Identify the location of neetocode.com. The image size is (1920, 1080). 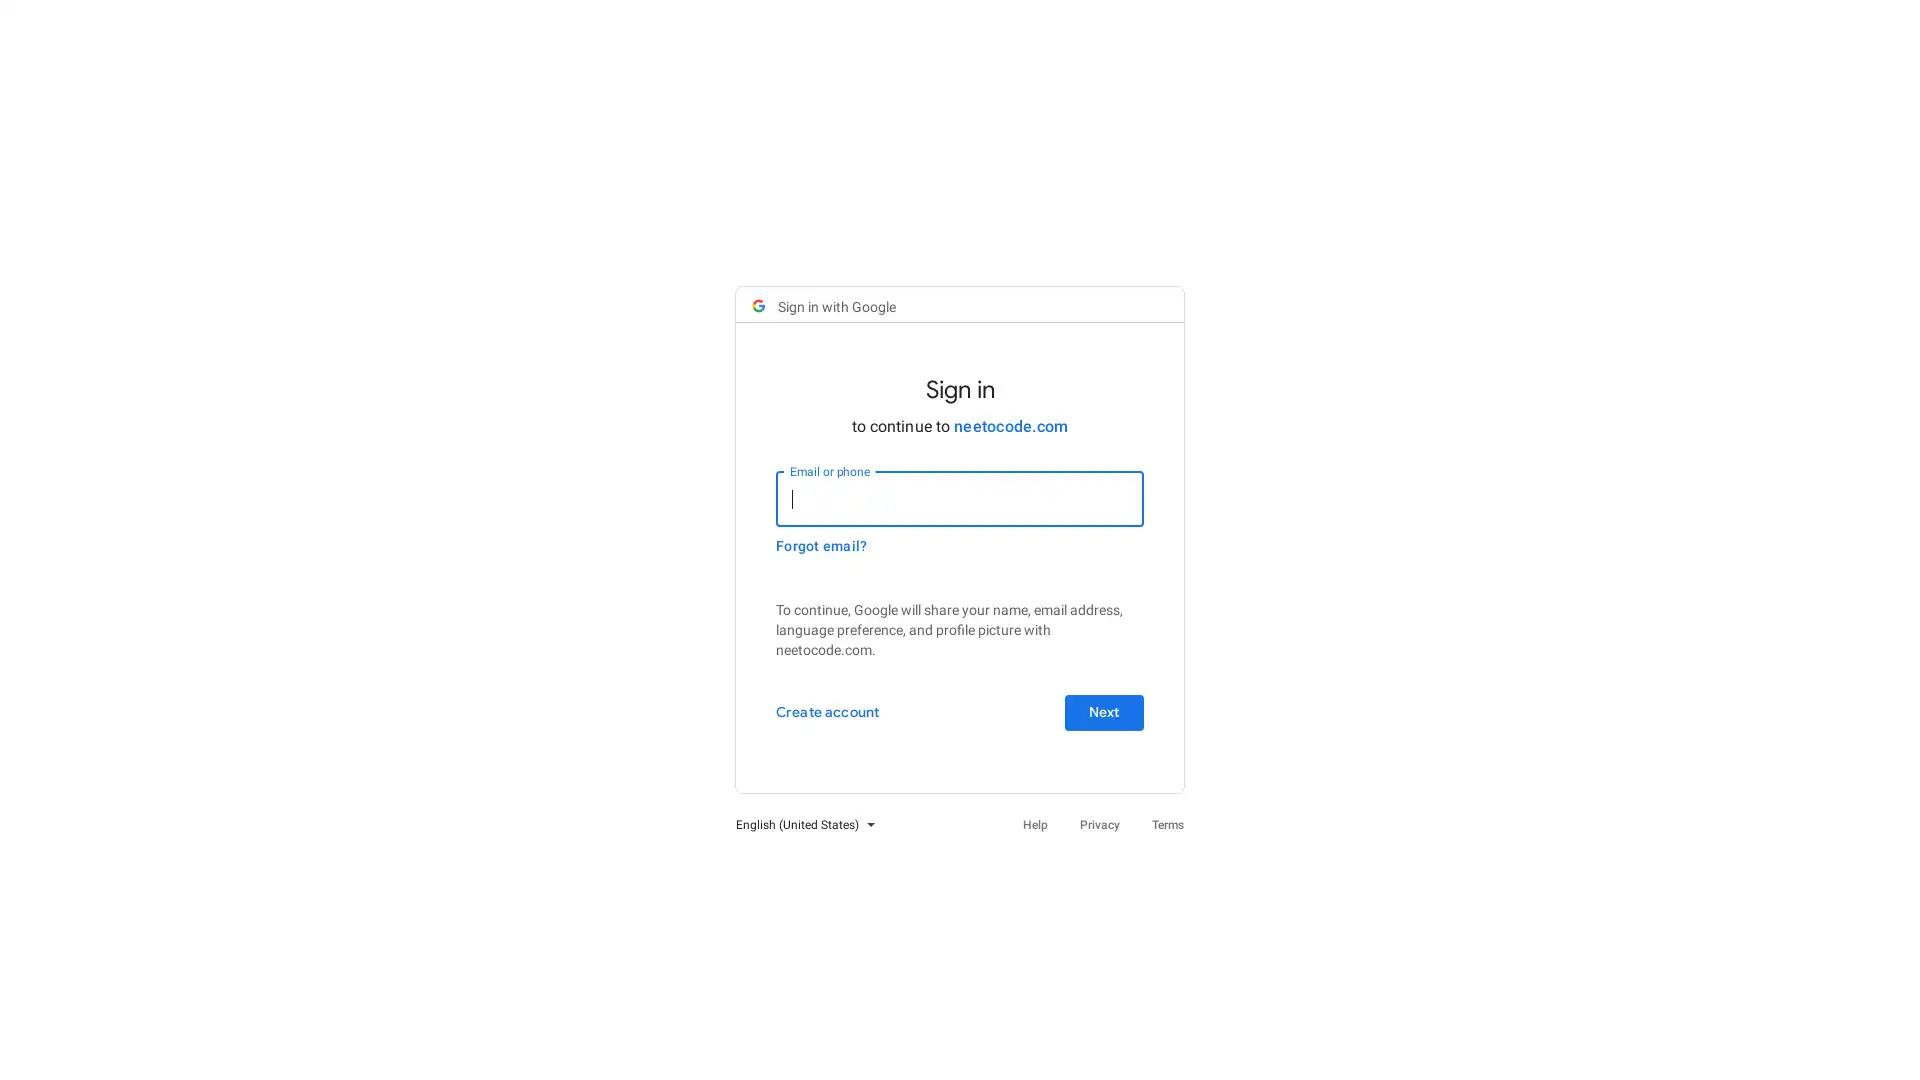
(1011, 425).